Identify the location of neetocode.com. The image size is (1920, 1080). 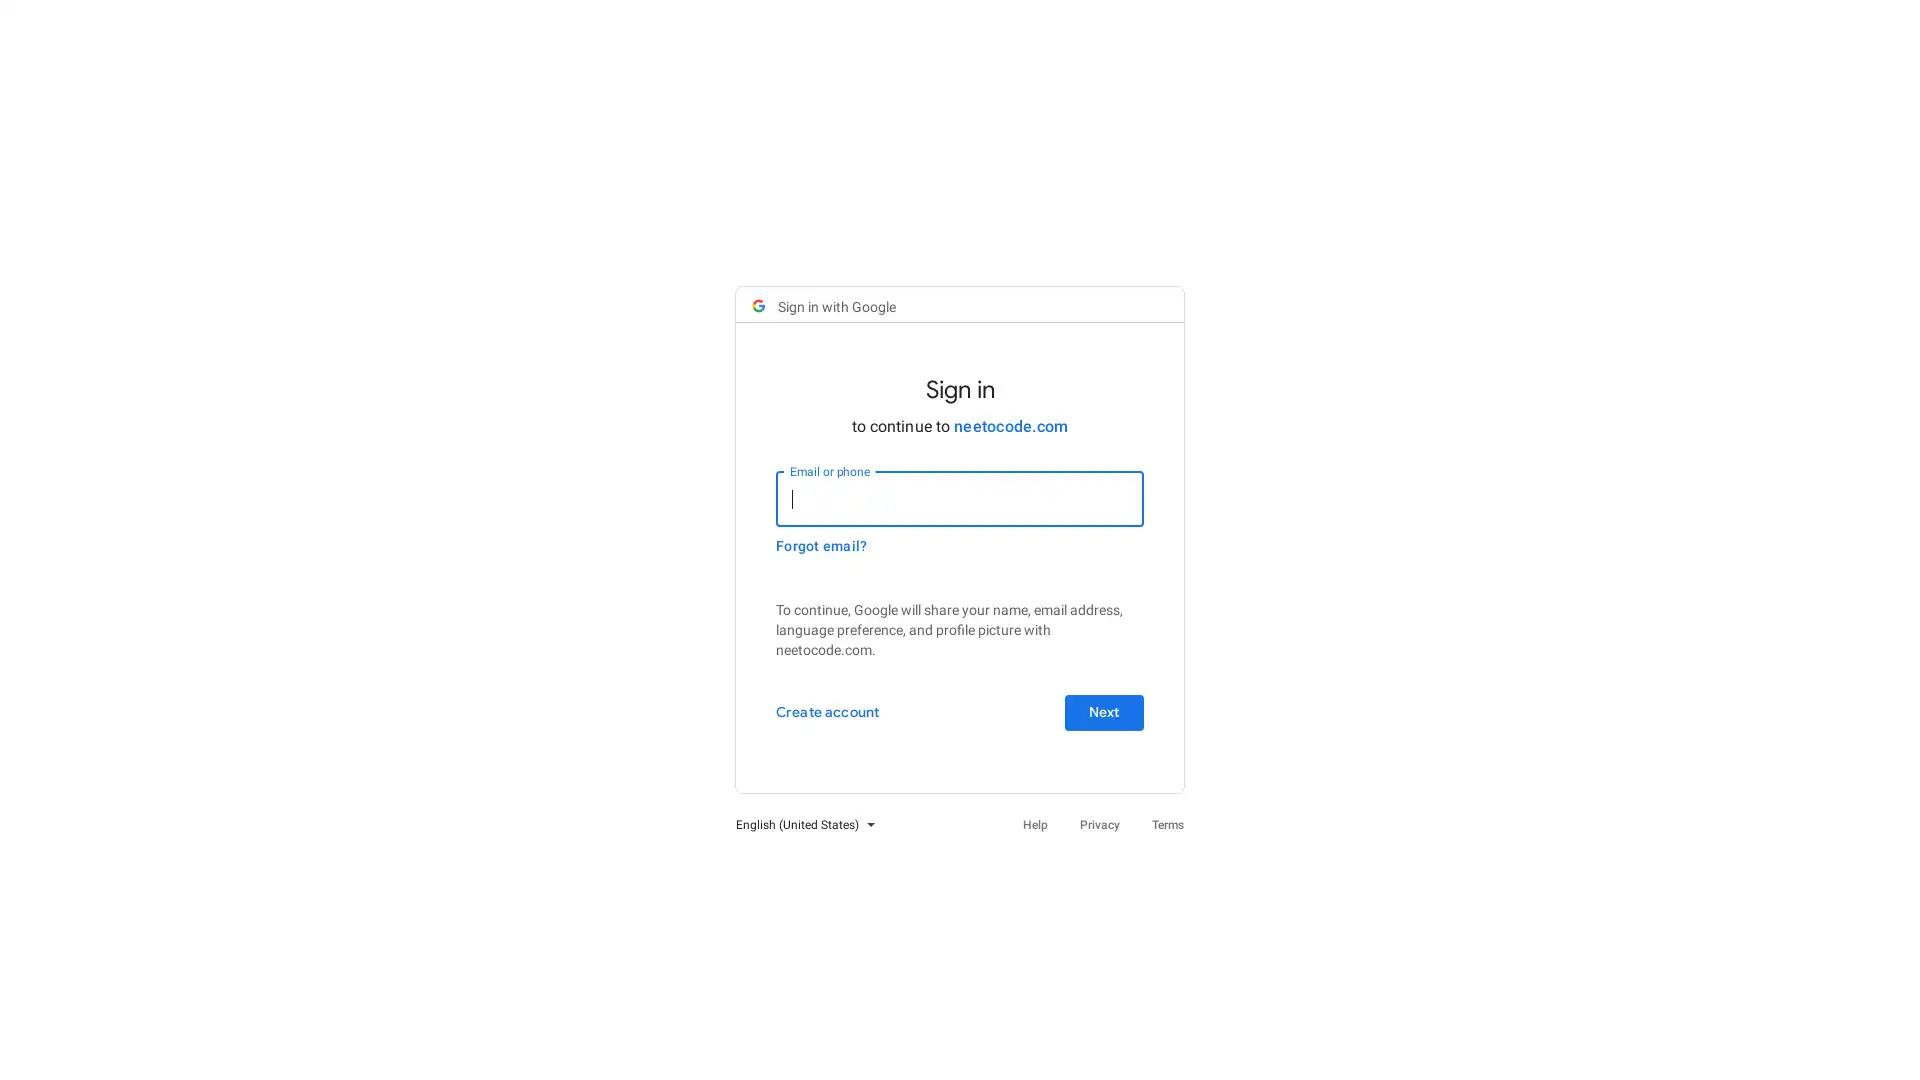
(1011, 425).